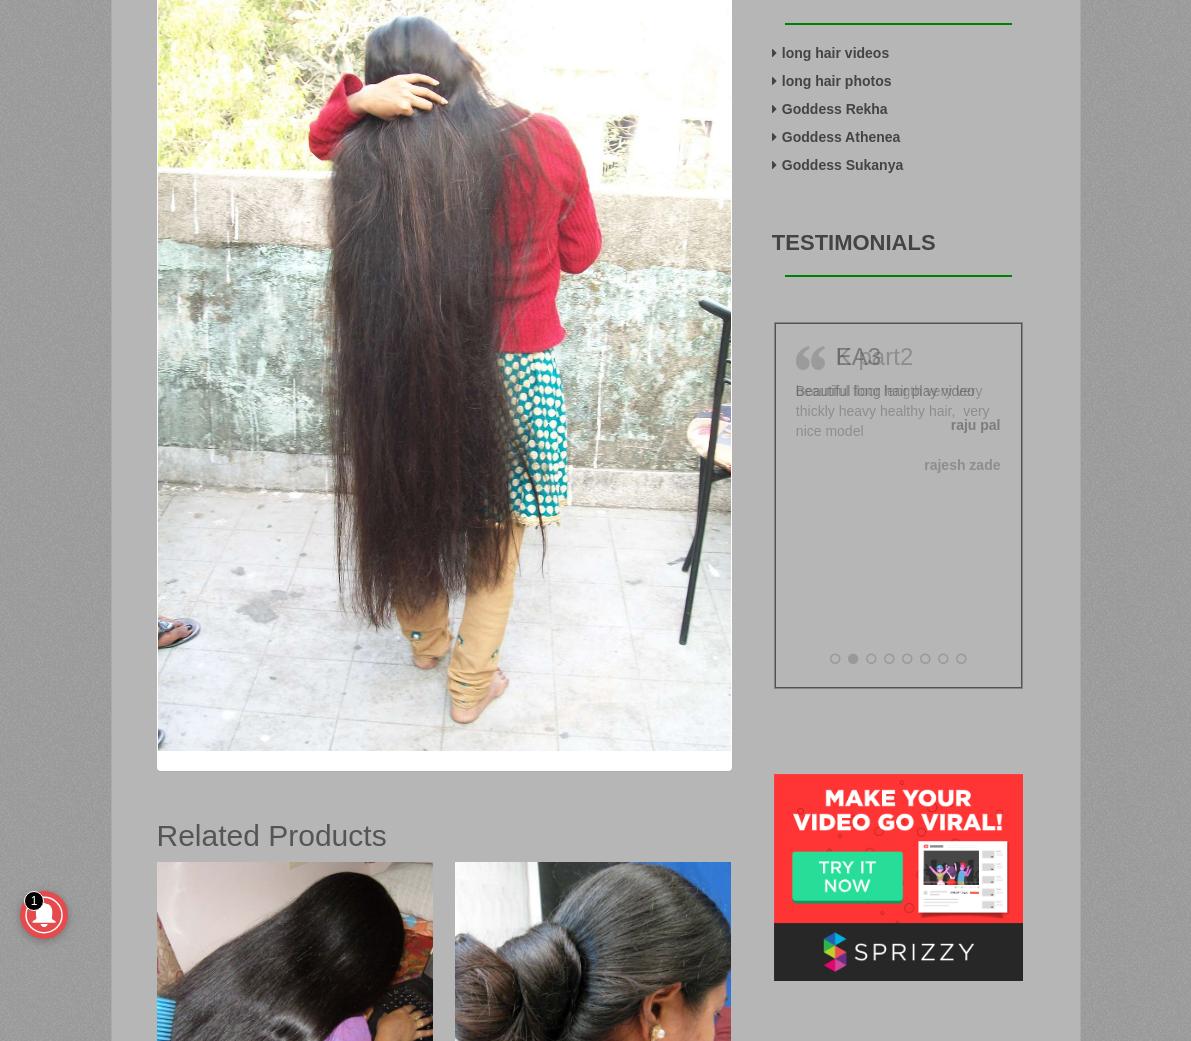 The width and height of the screenshot is (1191, 1041). I want to click on 'long hair photos', so click(835, 79).